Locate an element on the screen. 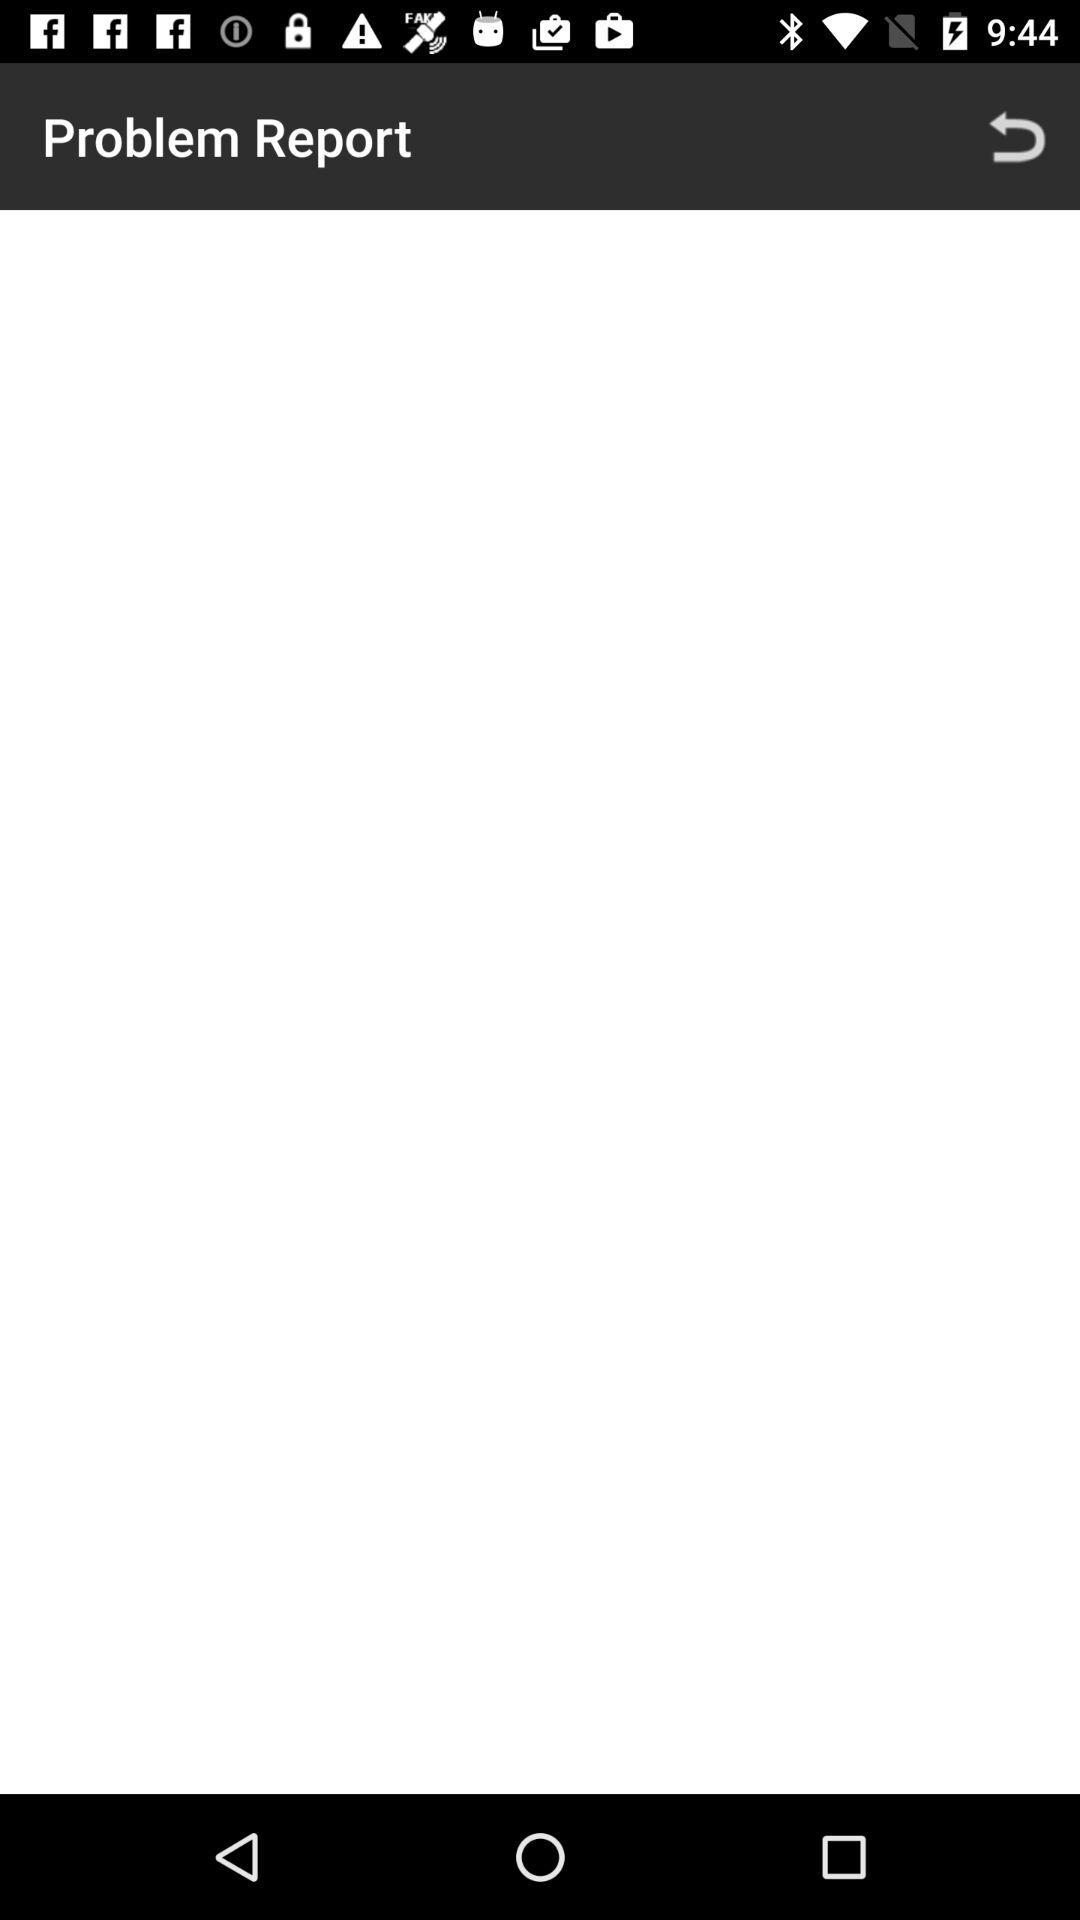  icon to the right of problem report is located at coordinates (1017, 135).